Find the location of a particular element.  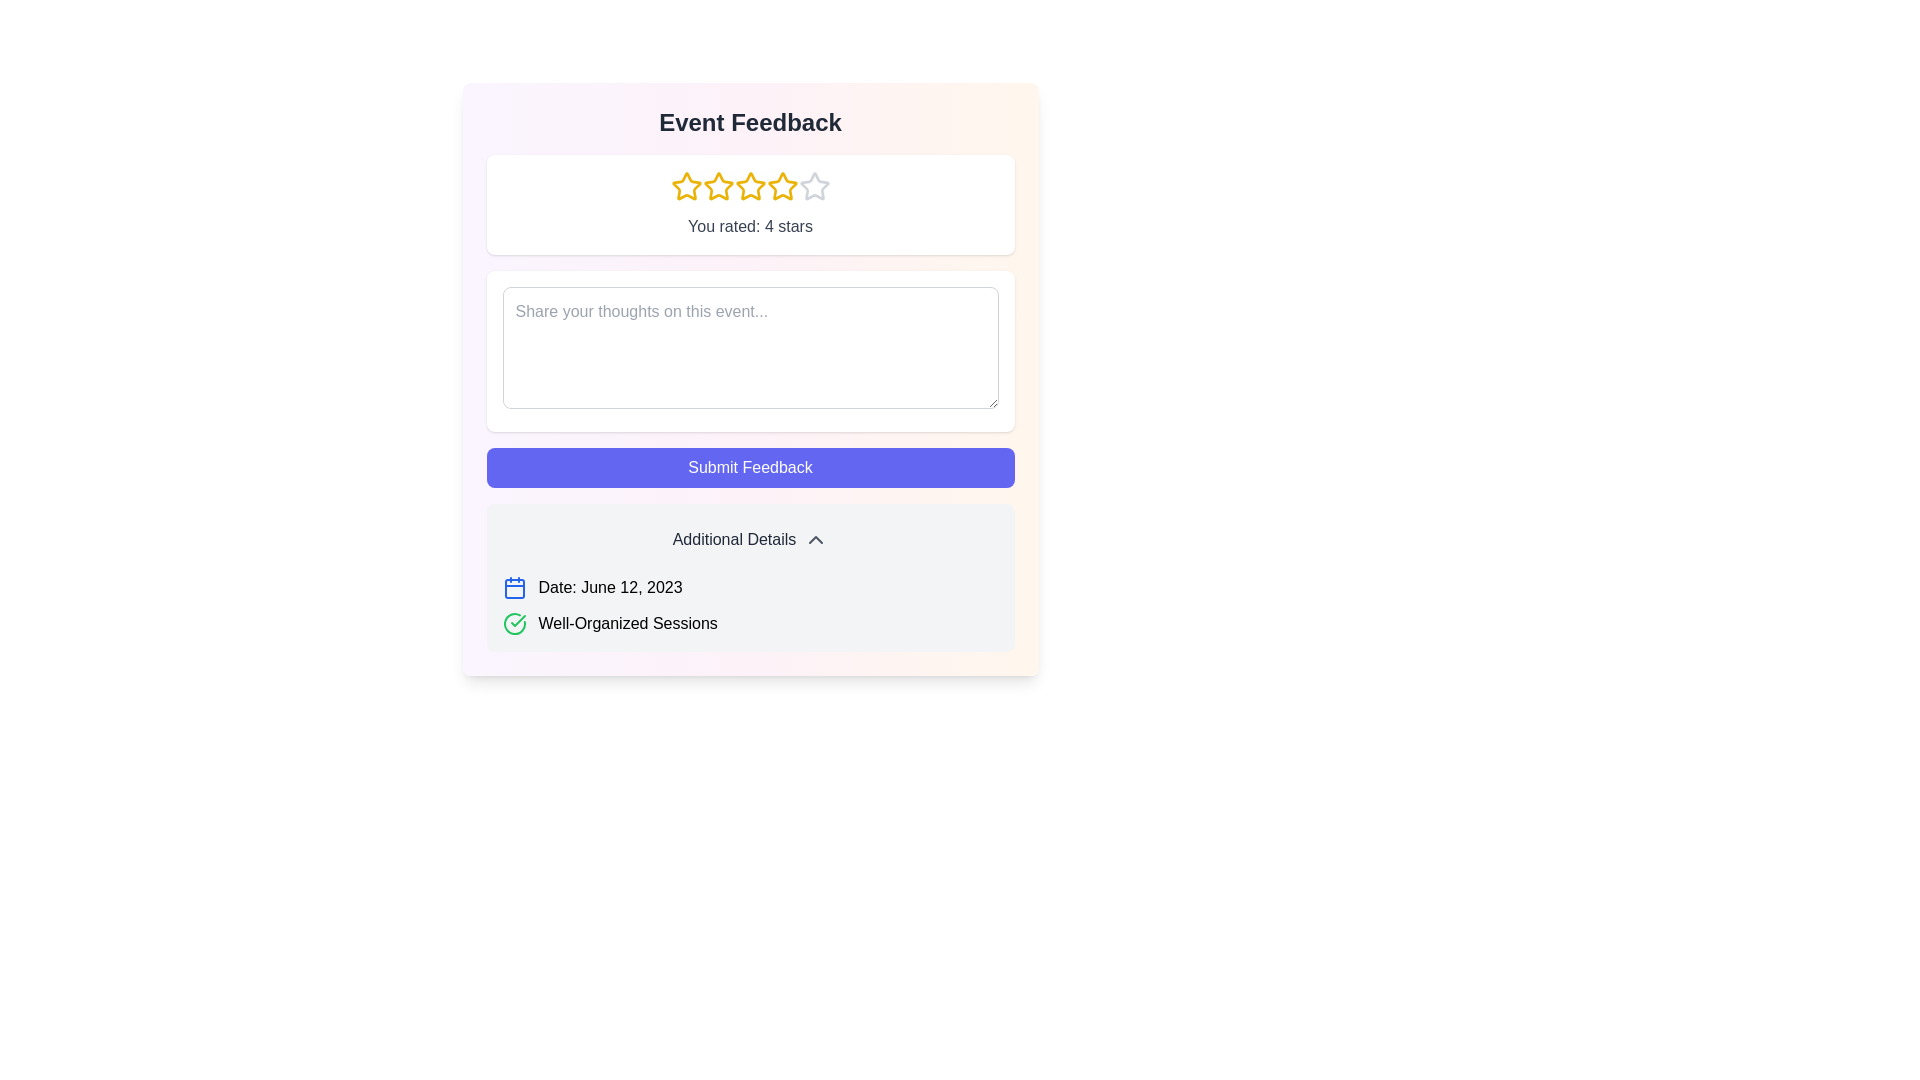

additional details displayed in the Information box located below the 'Submit Feedback' button in the 'Event Feedback' section is located at coordinates (749, 578).